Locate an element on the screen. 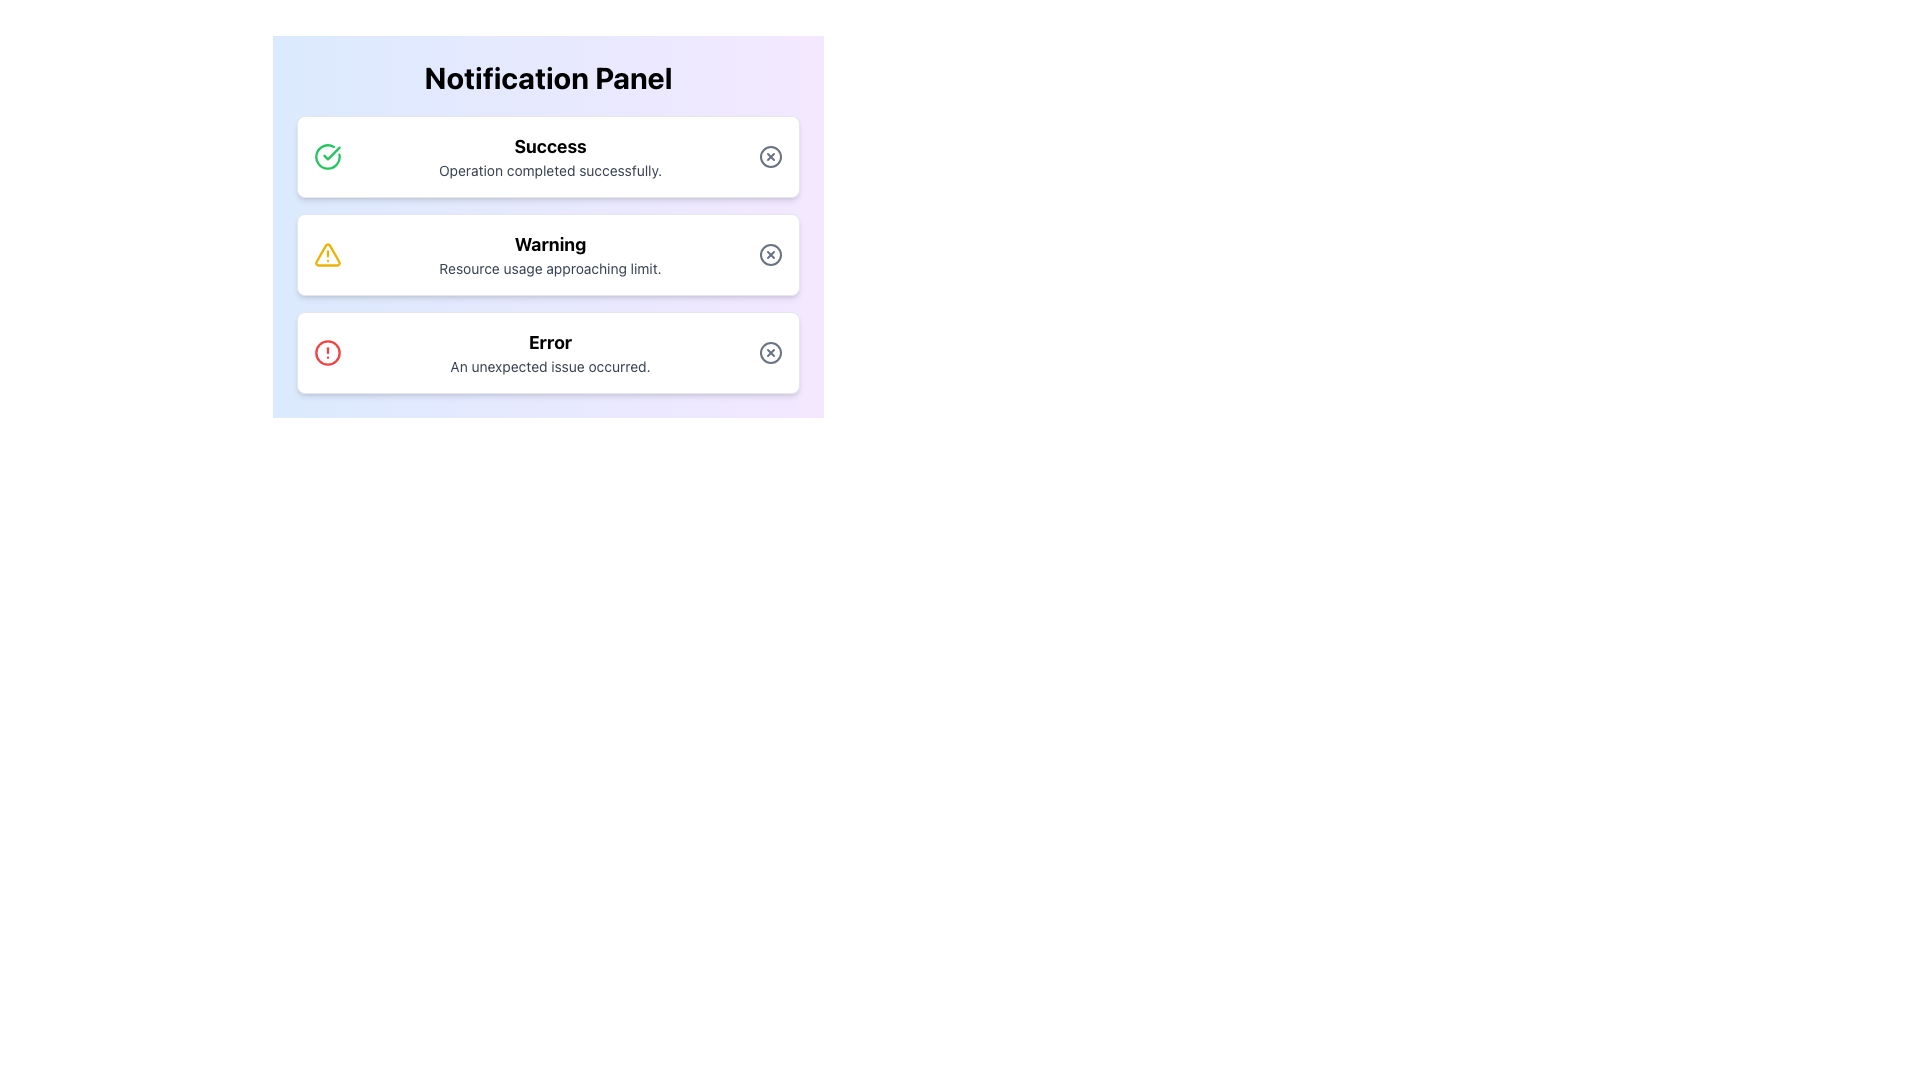  the 'Error' text label which displays the word 'Error' in bold and large text within the notification box is located at coordinates (550, 342).